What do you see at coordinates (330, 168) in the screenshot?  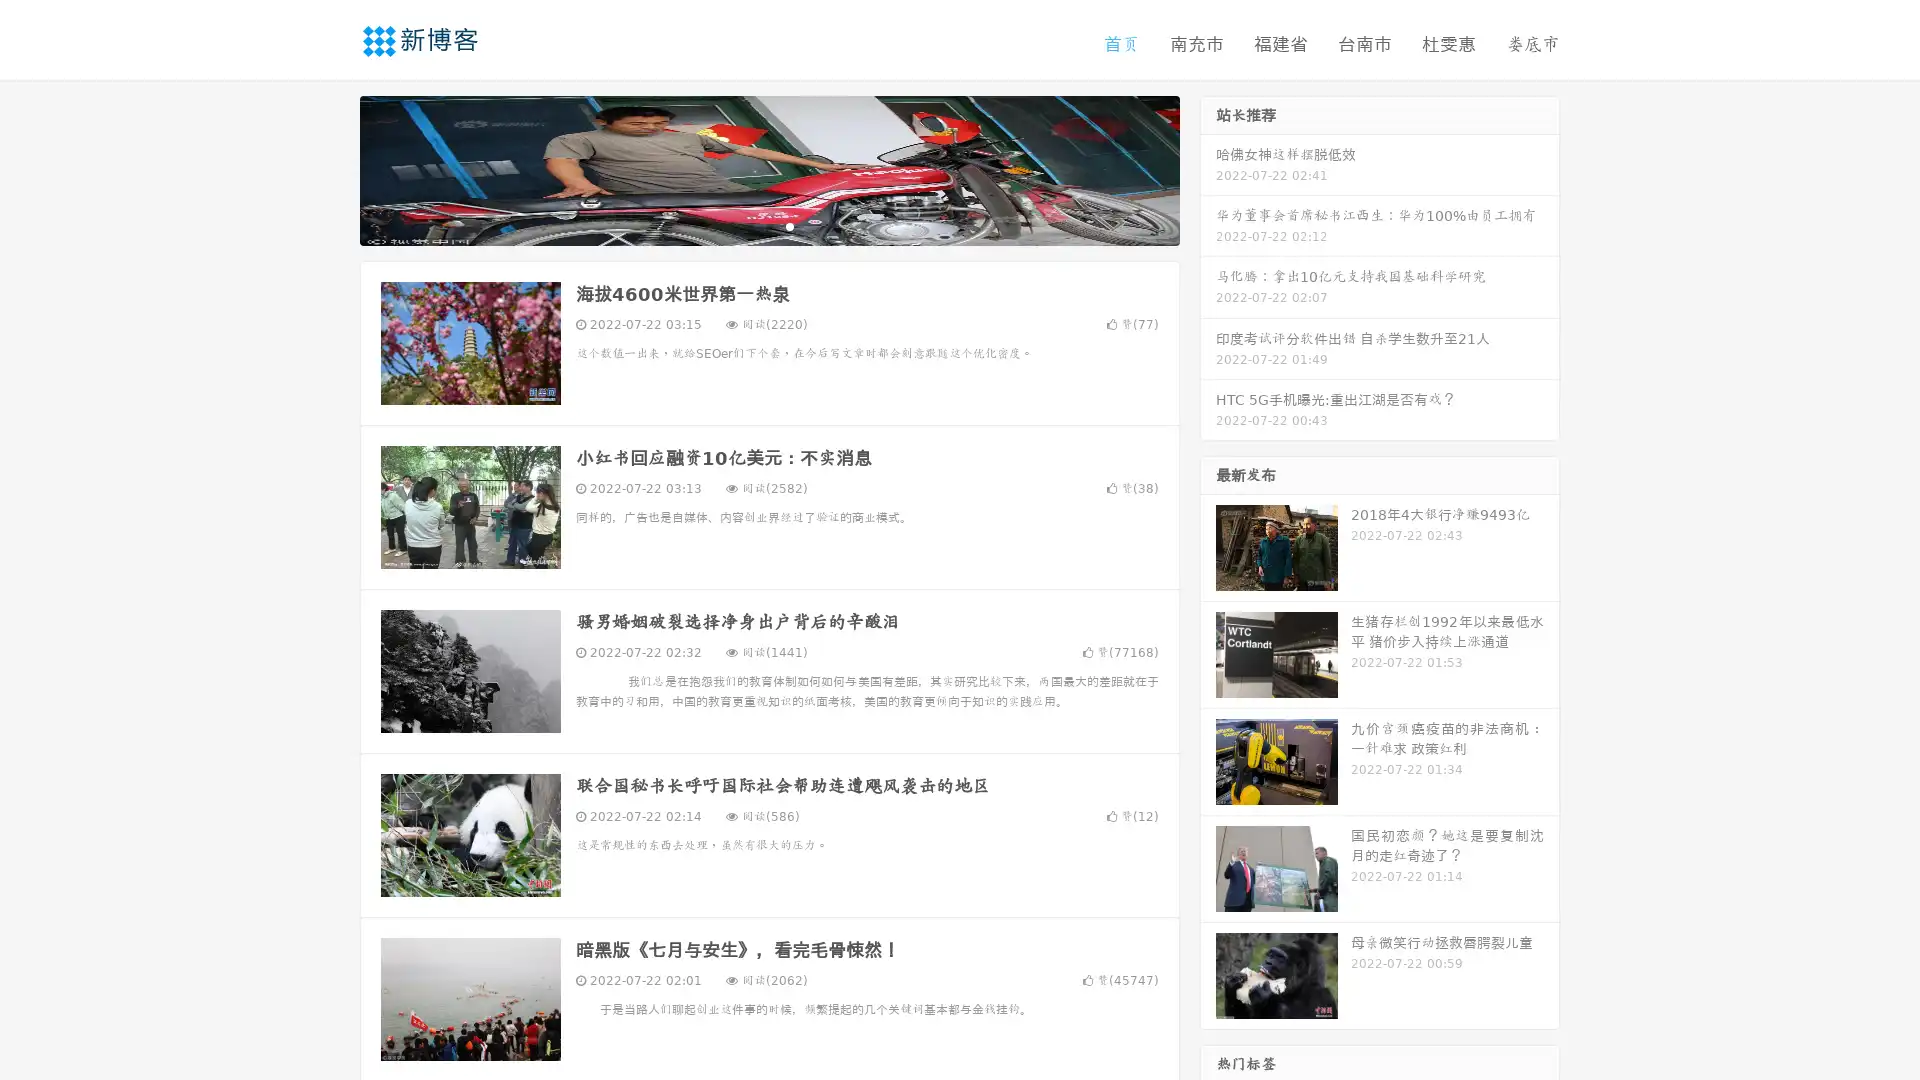 I see `Previous slide` at bounding box center [330, 168].